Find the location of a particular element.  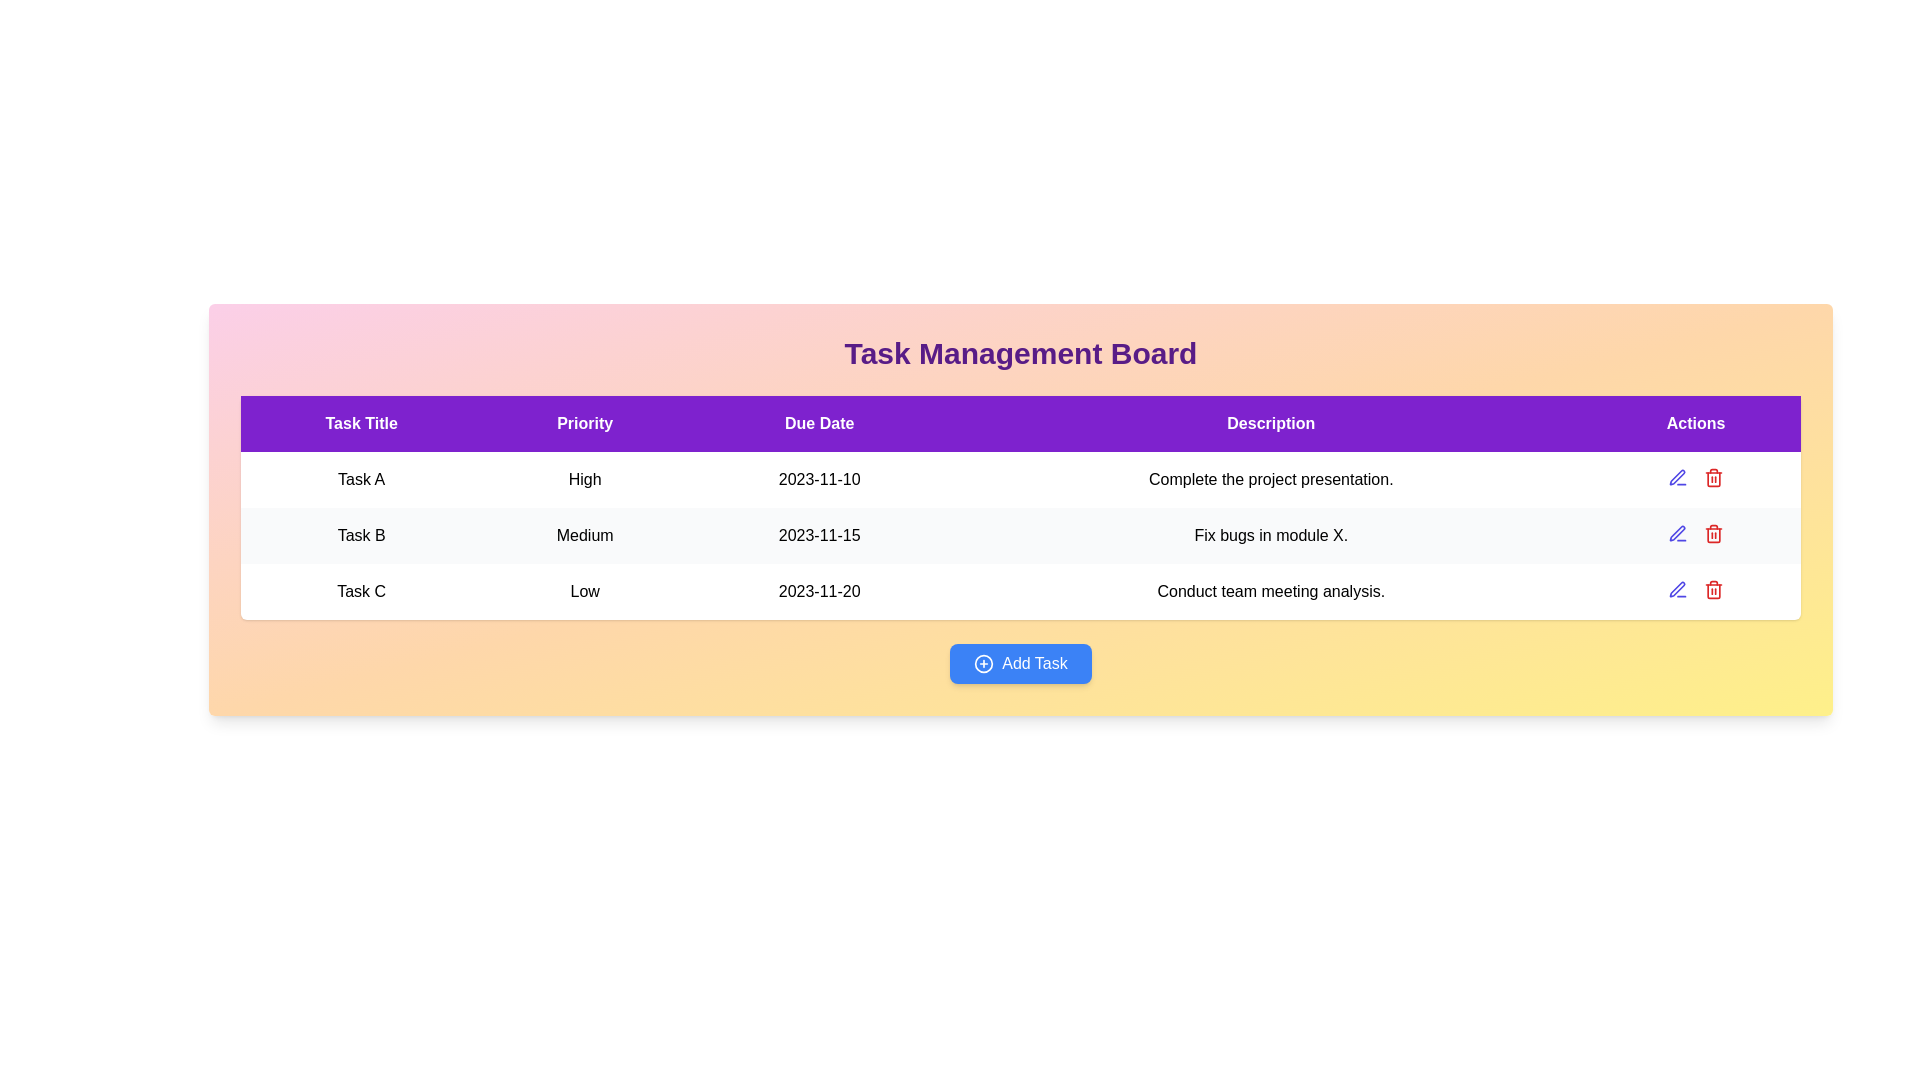

the static text block that describes a task in the task management system, located in the 'Description' column of the first row is located at coordinates (1270, 479).